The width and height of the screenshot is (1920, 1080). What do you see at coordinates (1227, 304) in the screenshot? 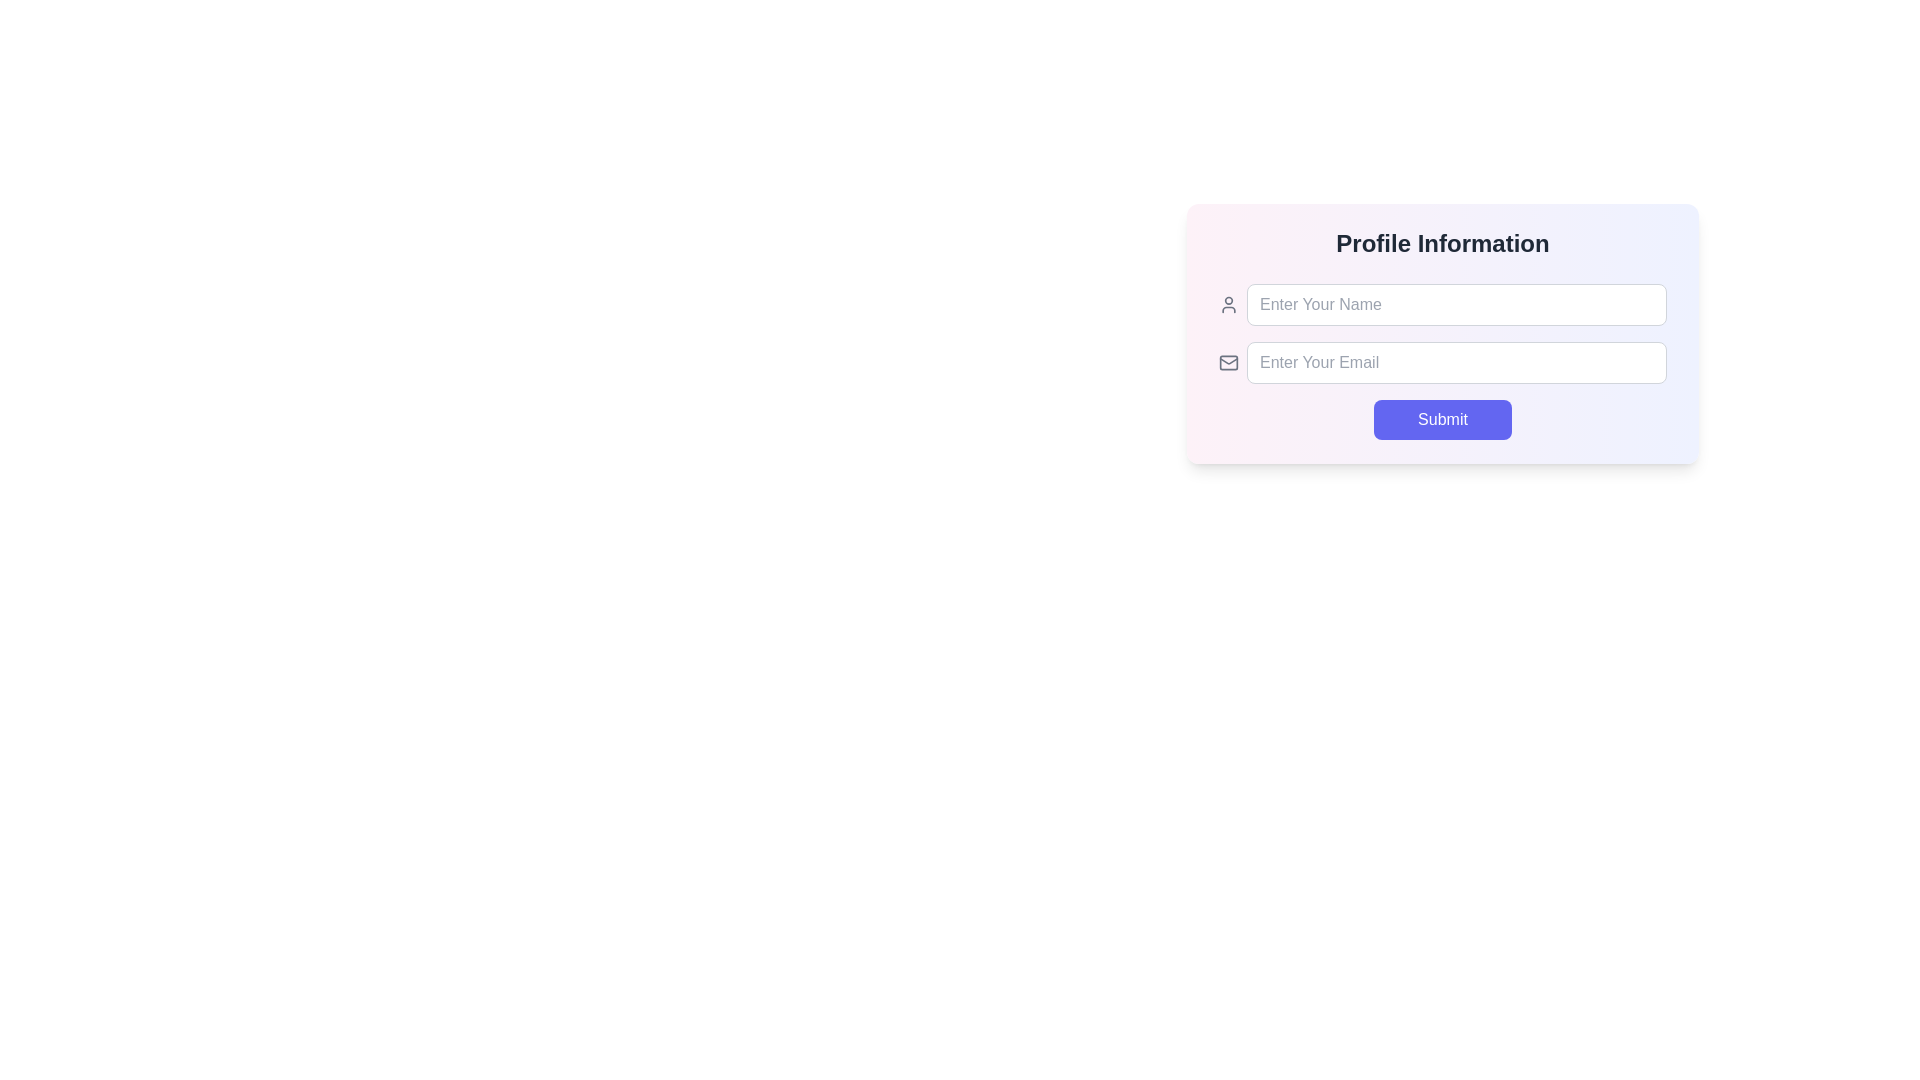
I see `the icon located to the left of the text input box labeled 'Enter Your Name', which visually indicates the input pertains to the user's name or profile` at bounding box center [1227, 304].